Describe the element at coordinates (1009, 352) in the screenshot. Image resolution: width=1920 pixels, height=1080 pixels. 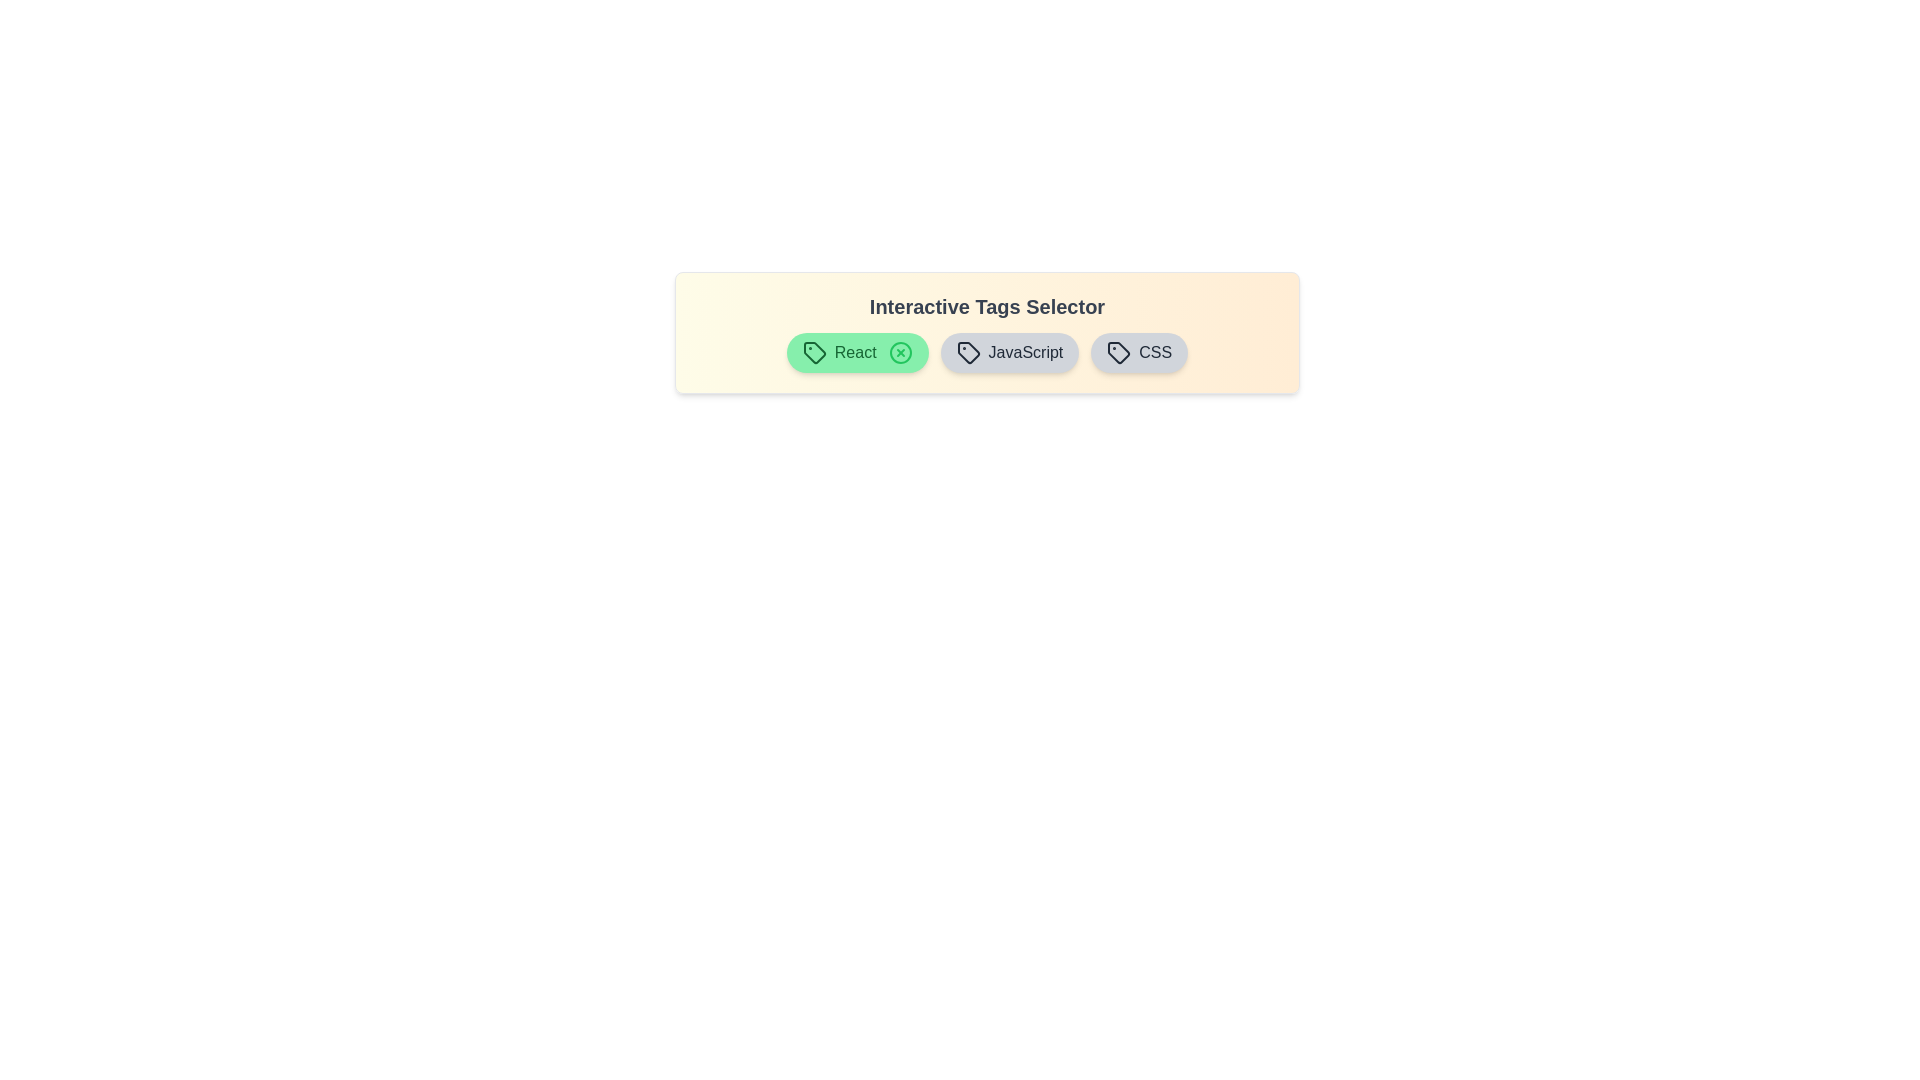
I see `the tag JavaScript` at that location.